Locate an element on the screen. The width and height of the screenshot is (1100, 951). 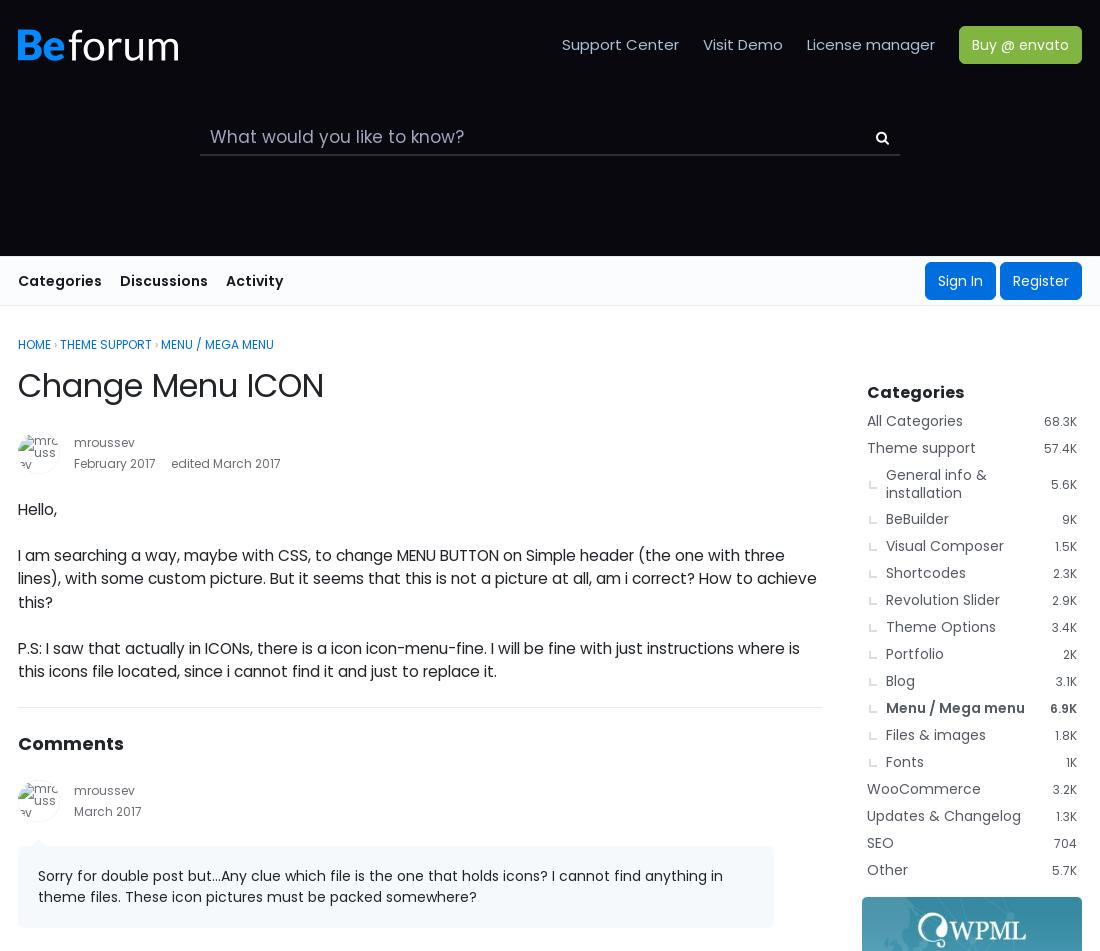
'License manager' is located at coordinates (869, 43).